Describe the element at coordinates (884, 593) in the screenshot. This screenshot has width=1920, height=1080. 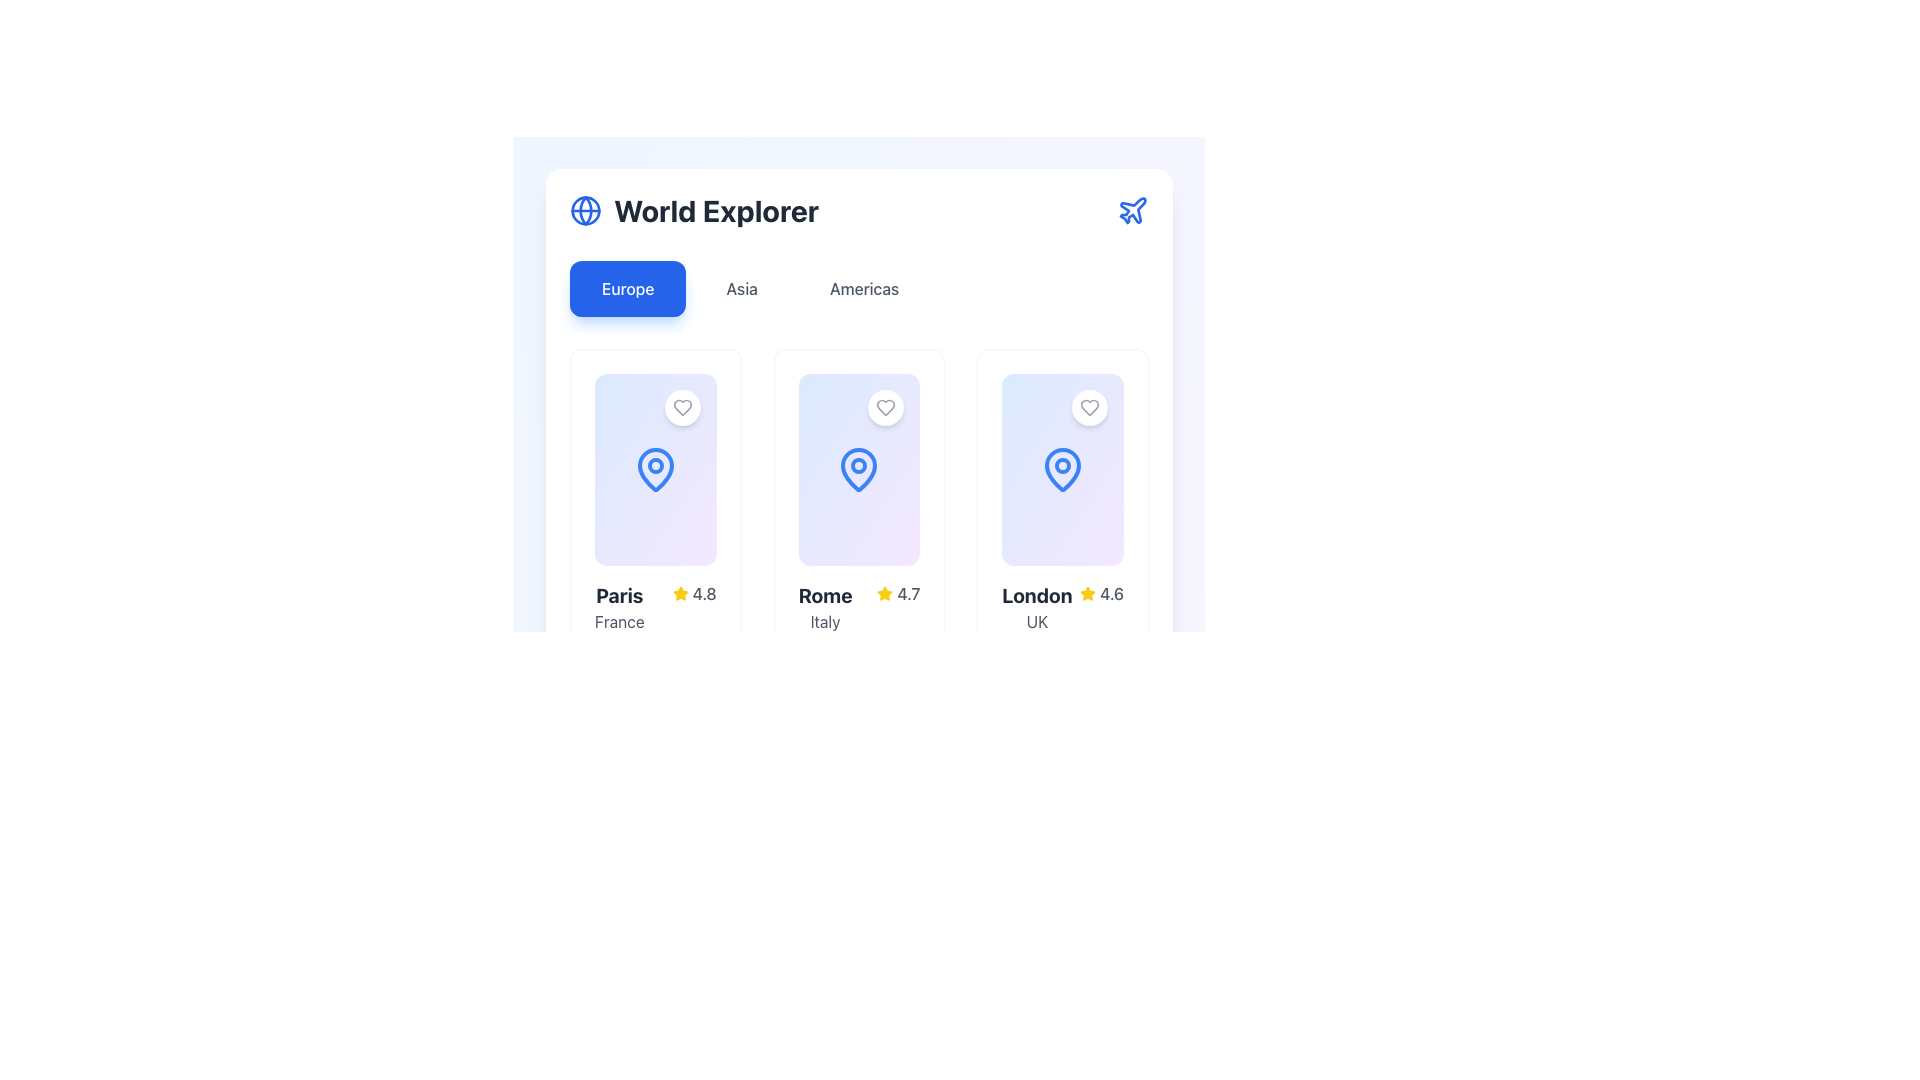
I see `the star icon representing the rating value of '4.7' located in the second card labeled 'Rome'` at that location.